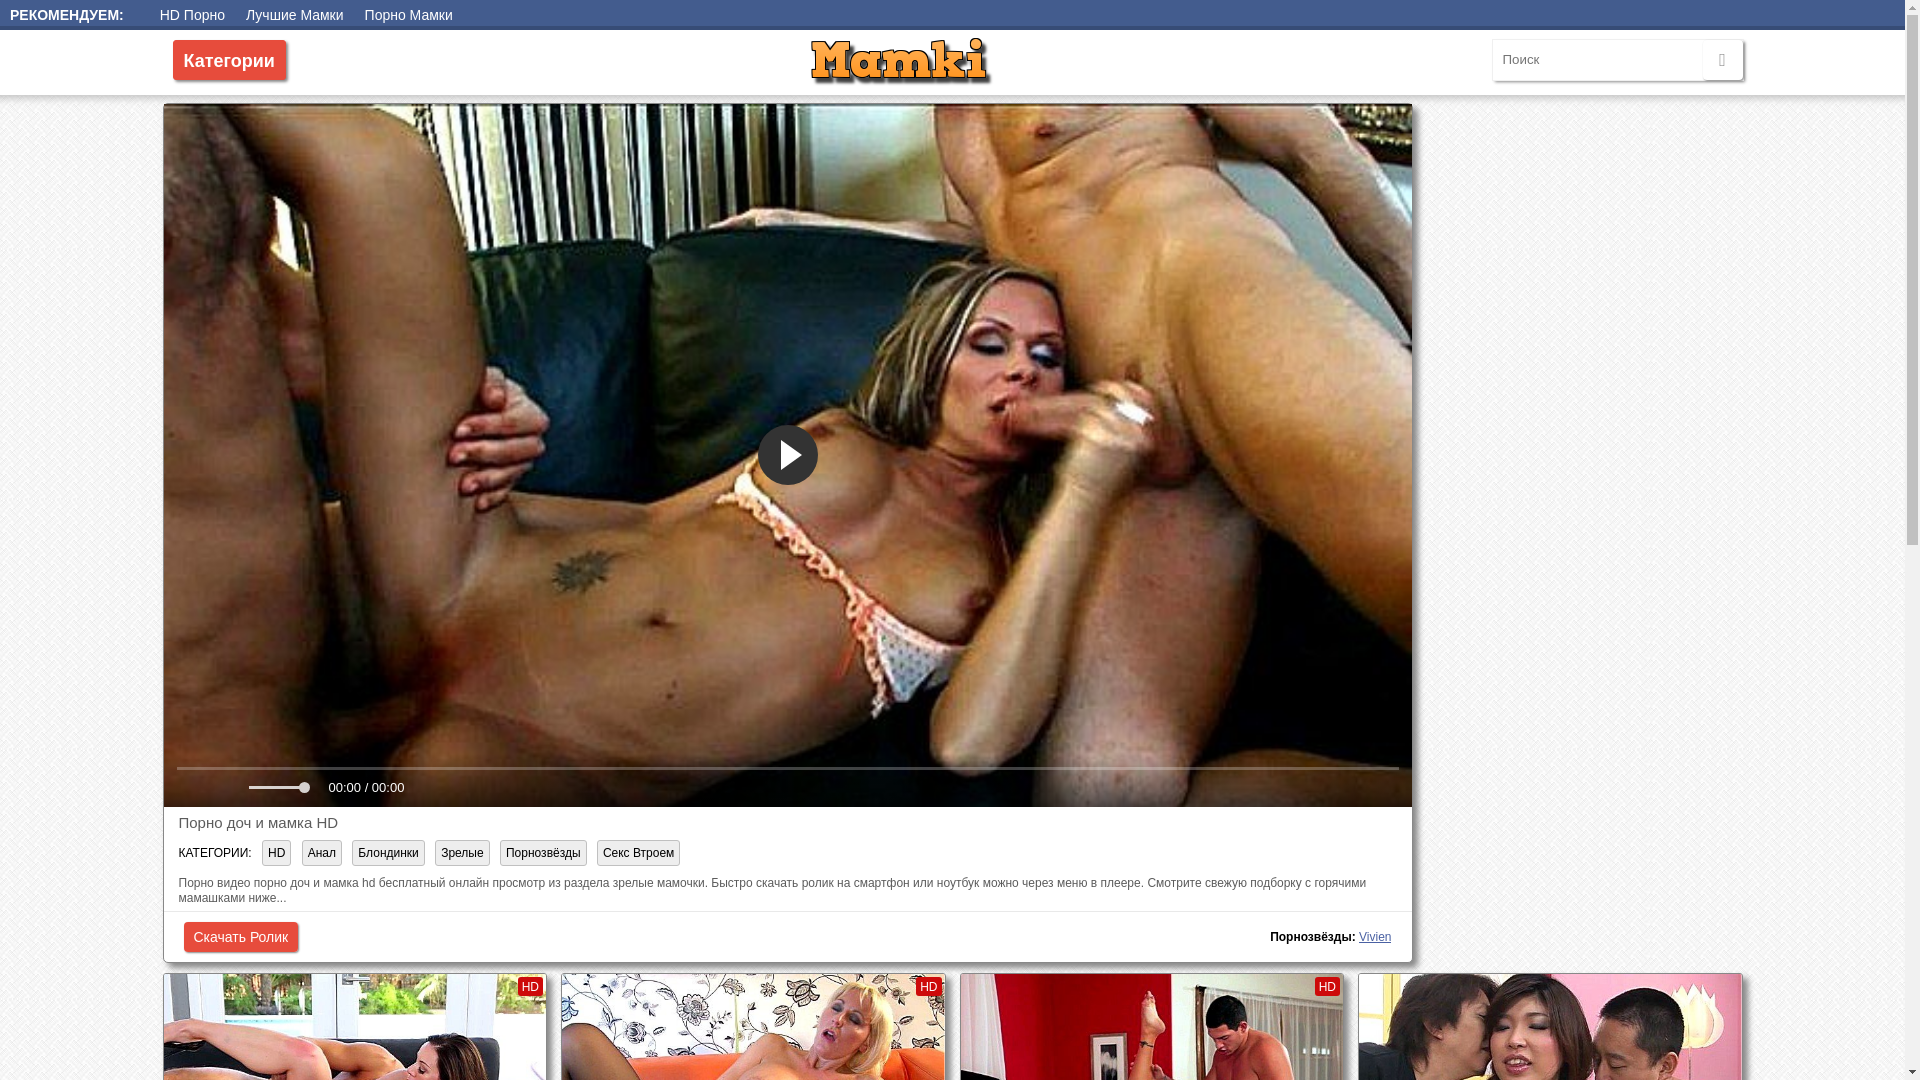  What do you see at coordinates (275, 852) in the screenshot?
I see `'HD'` at bounding box center [275, 852].